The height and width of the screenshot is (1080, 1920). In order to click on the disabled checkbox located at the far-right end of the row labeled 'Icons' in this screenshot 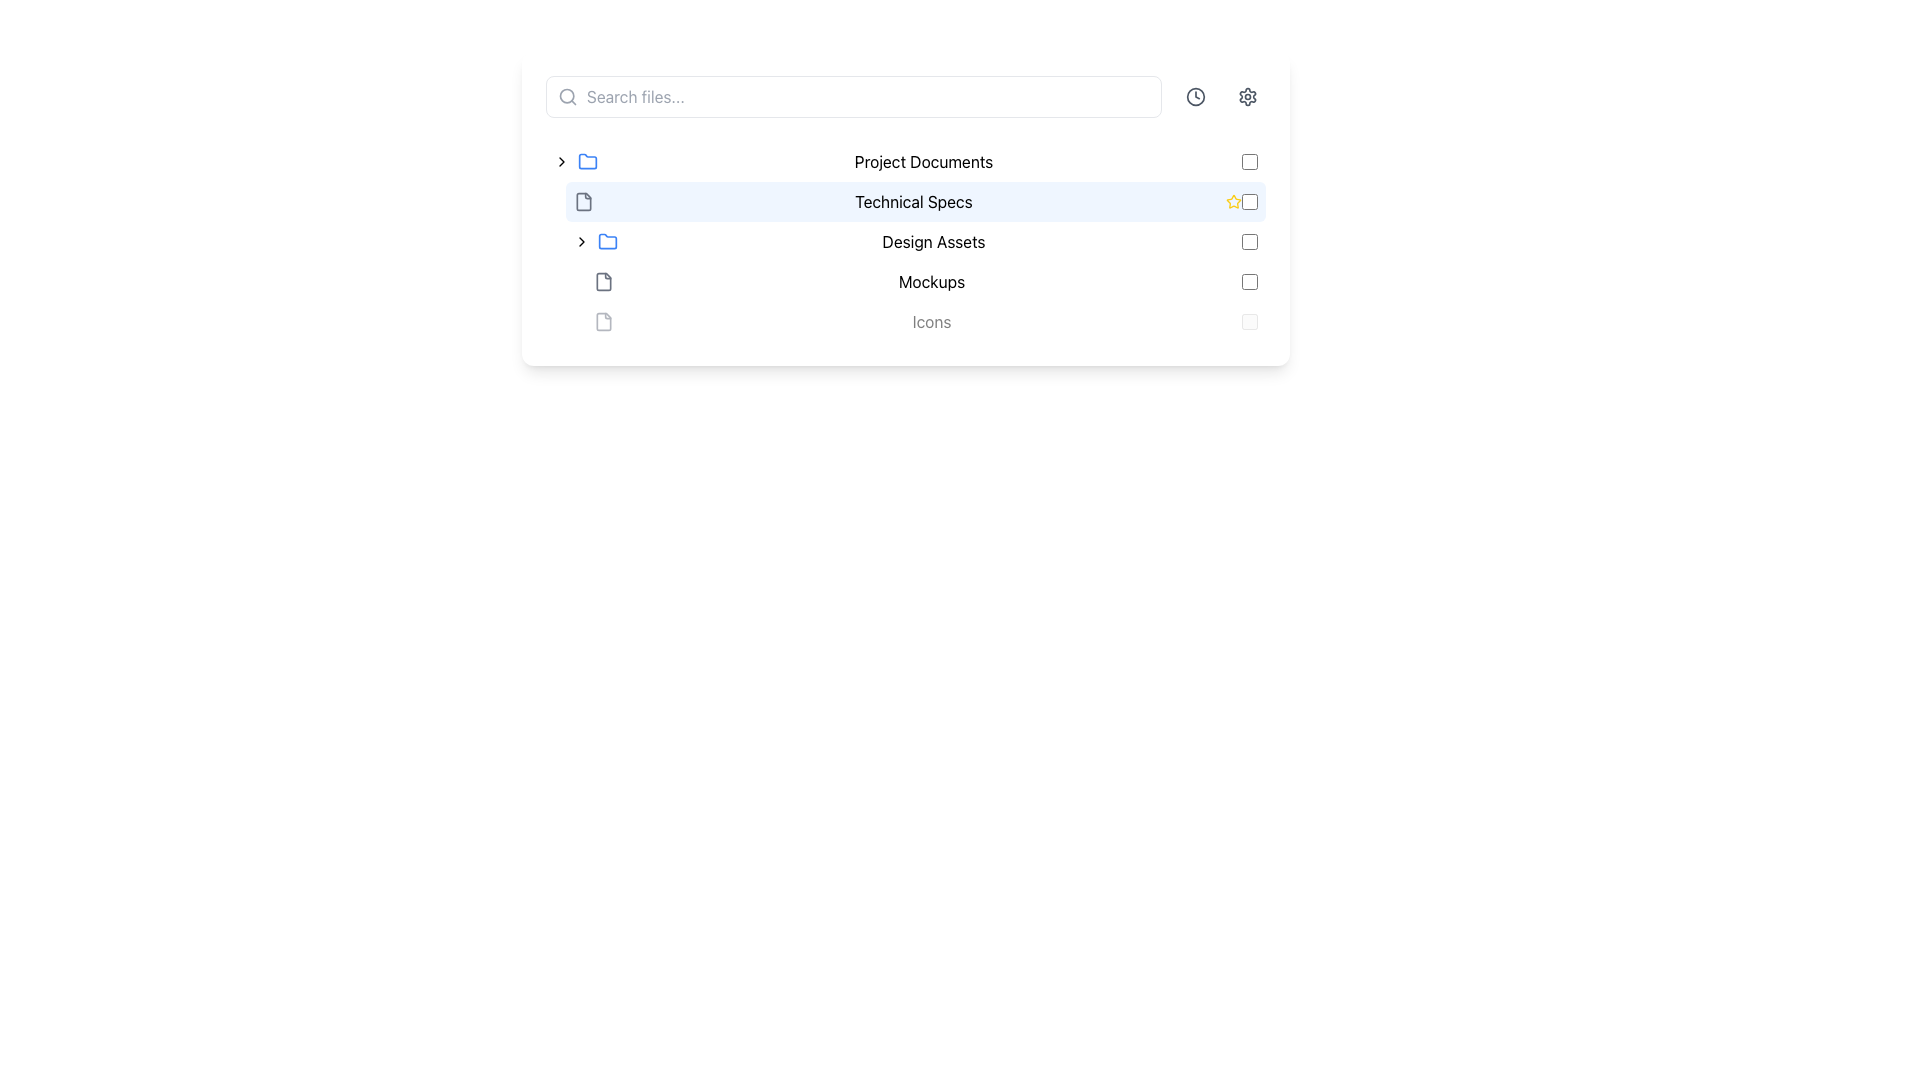, I will do `click(1248, 320)`.